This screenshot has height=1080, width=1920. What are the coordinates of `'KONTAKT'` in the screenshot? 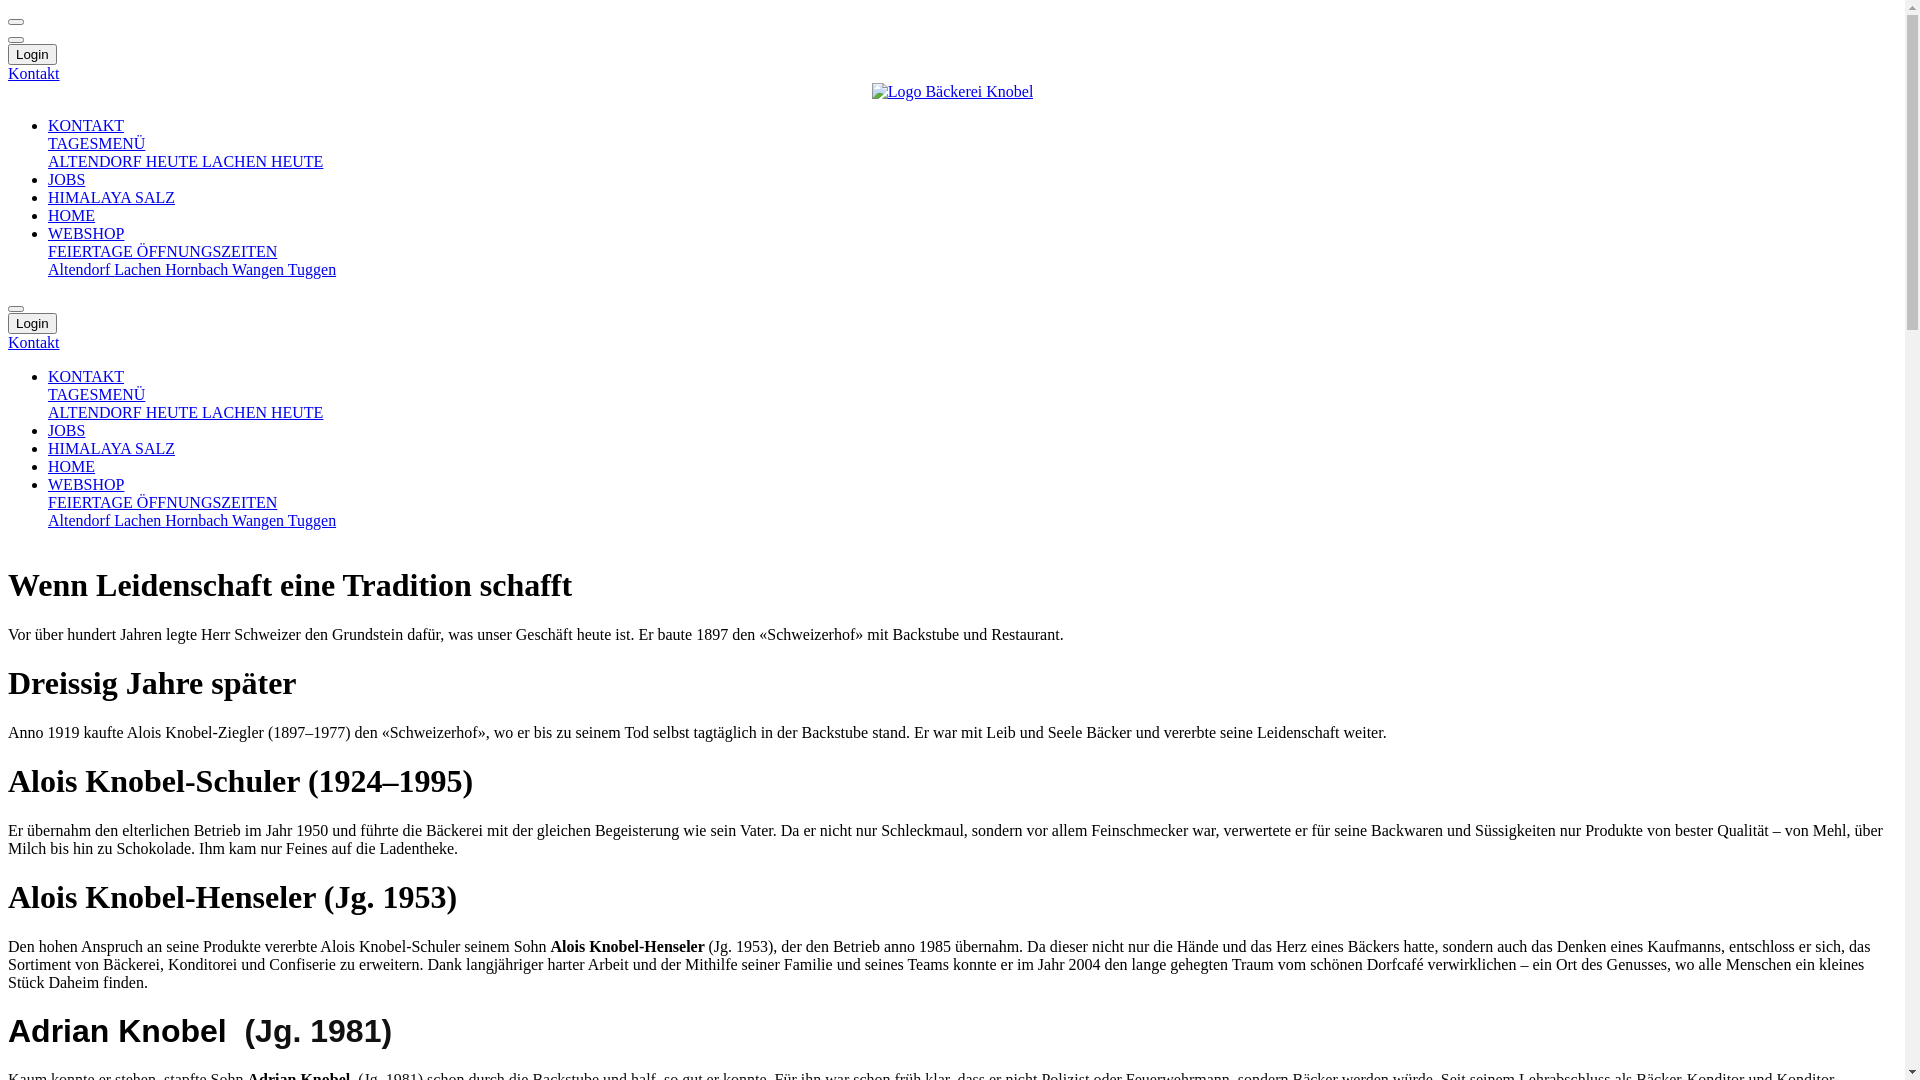 It's located at (85, 125).